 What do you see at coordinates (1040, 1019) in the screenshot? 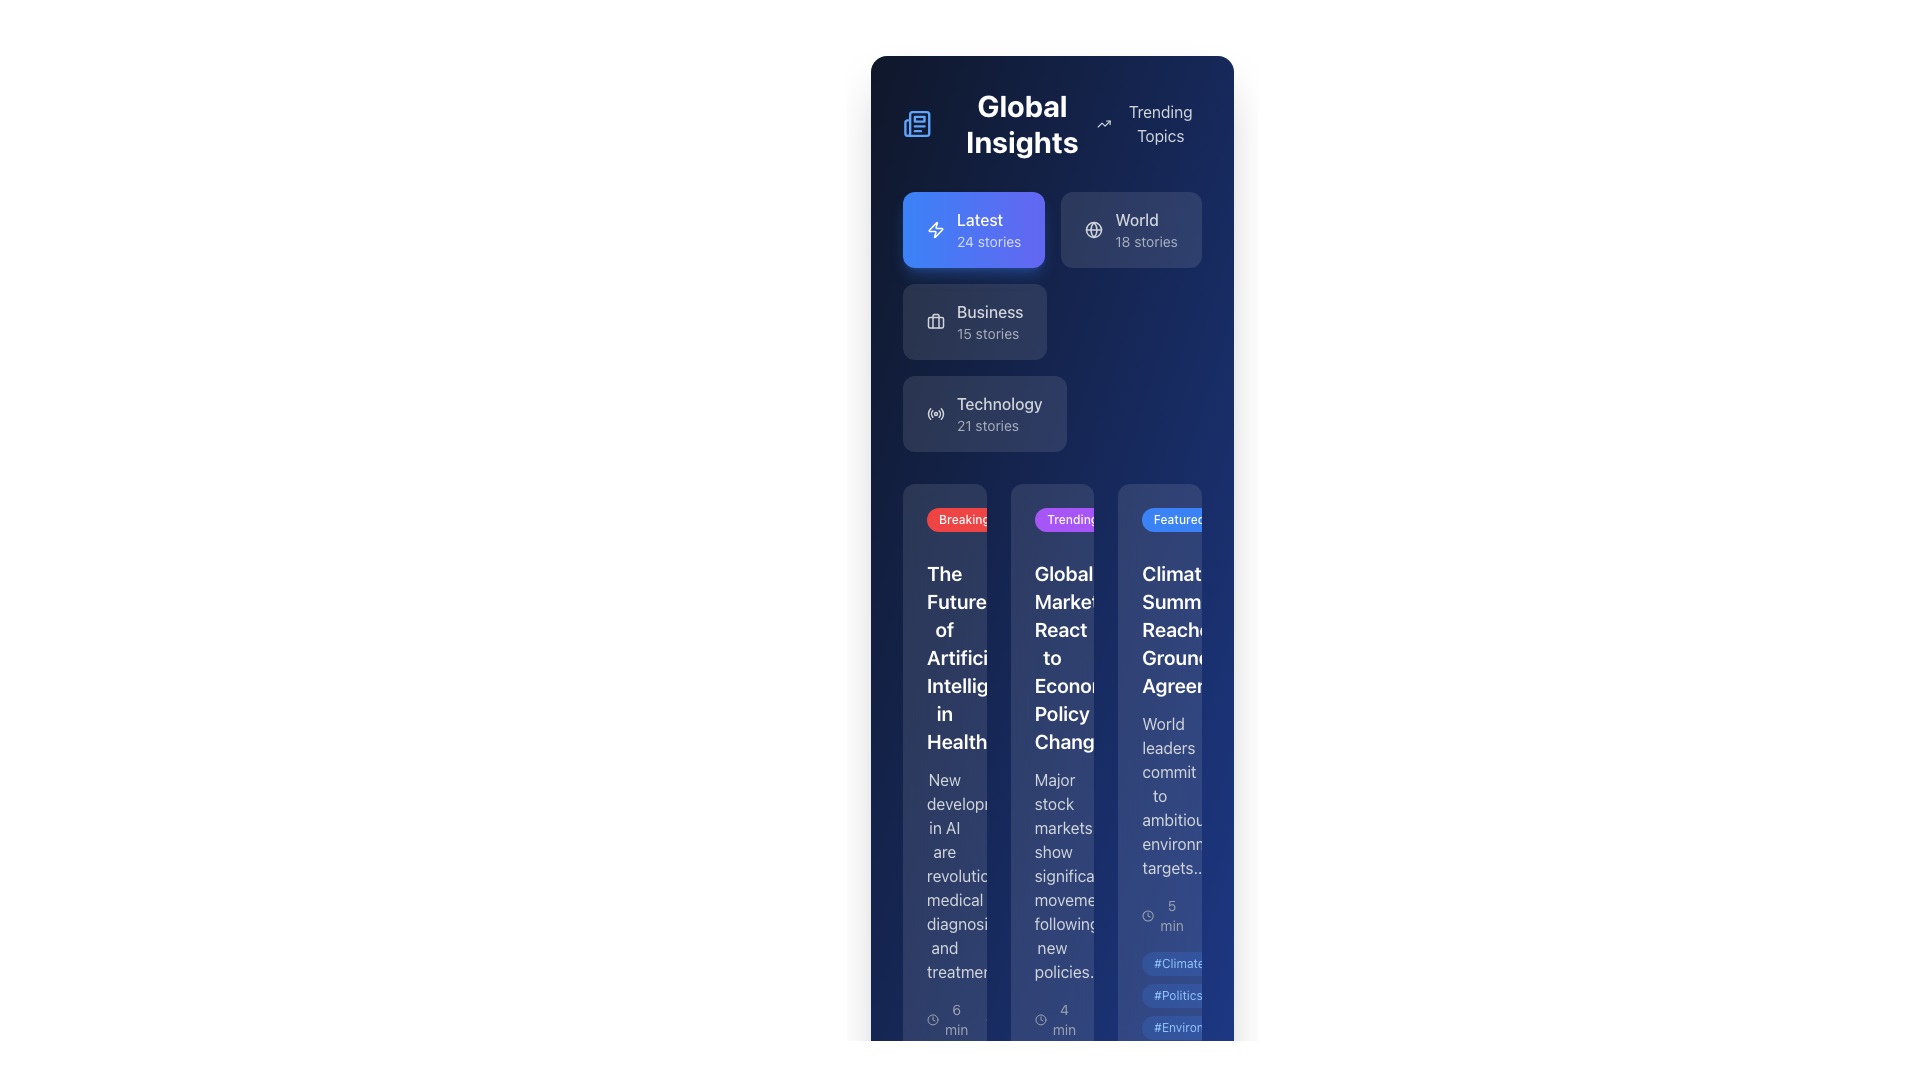
I see `information associated with the small clock icon representing a time indication, which is visually connected to the nearby text label '4 min'` at bounding box center [1040, 1019].